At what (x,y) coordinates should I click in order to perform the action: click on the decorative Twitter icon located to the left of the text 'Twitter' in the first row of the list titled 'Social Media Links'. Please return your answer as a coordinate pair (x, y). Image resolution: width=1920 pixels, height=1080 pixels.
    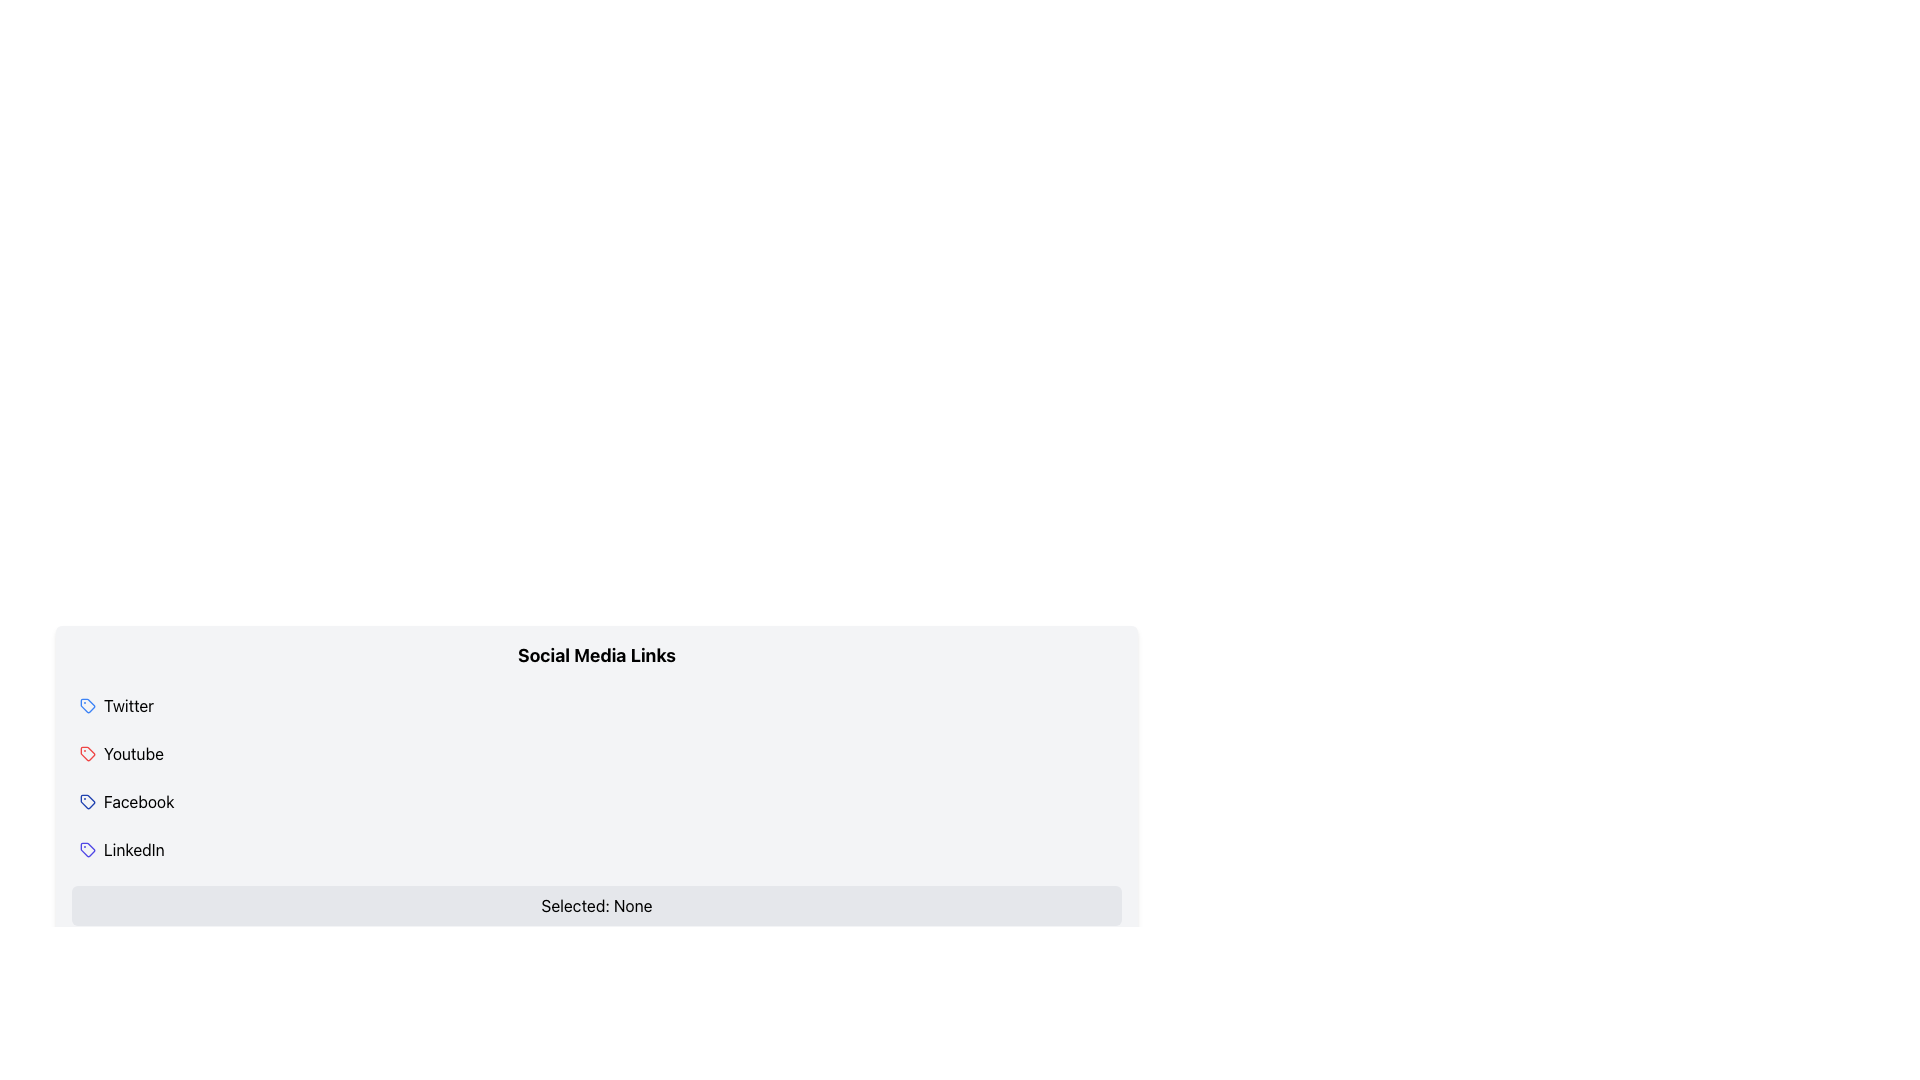
    Looking at the image, I should click on (86, 704).